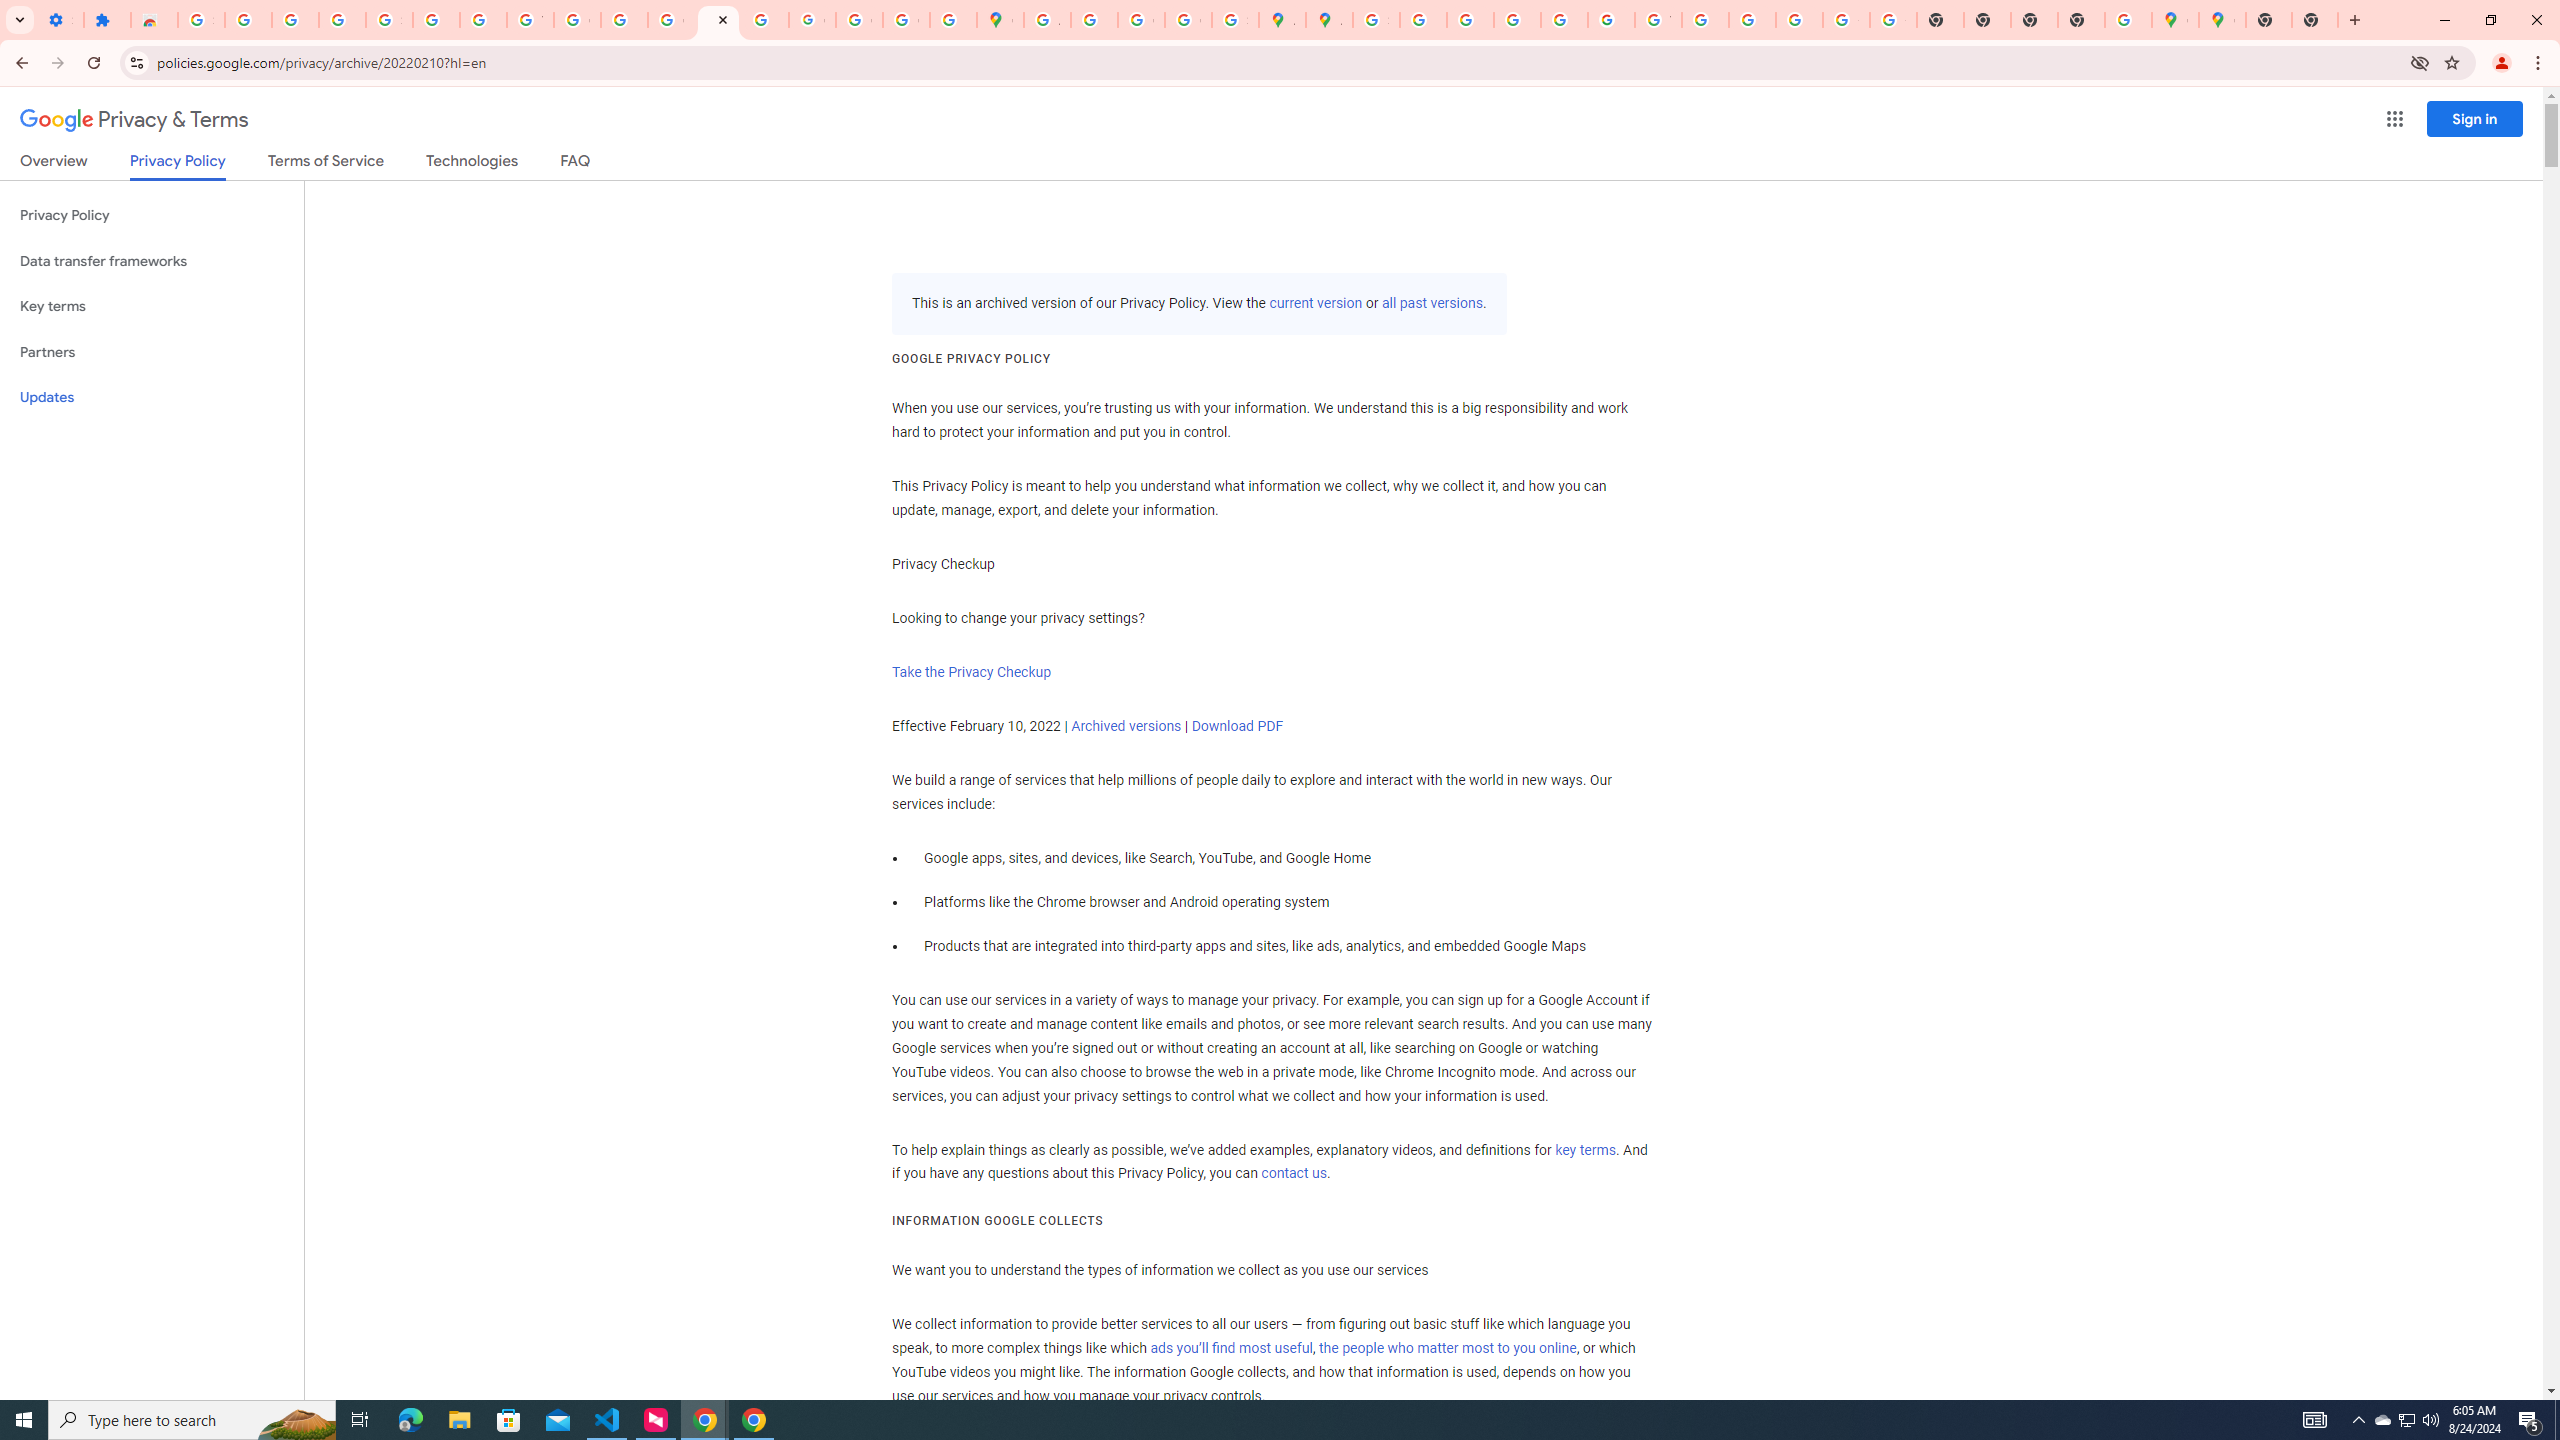  What do you see at coordinates (1125, 724) in the screenshot?
I see `'Archived versions'` at bounding box center [1125, 724].